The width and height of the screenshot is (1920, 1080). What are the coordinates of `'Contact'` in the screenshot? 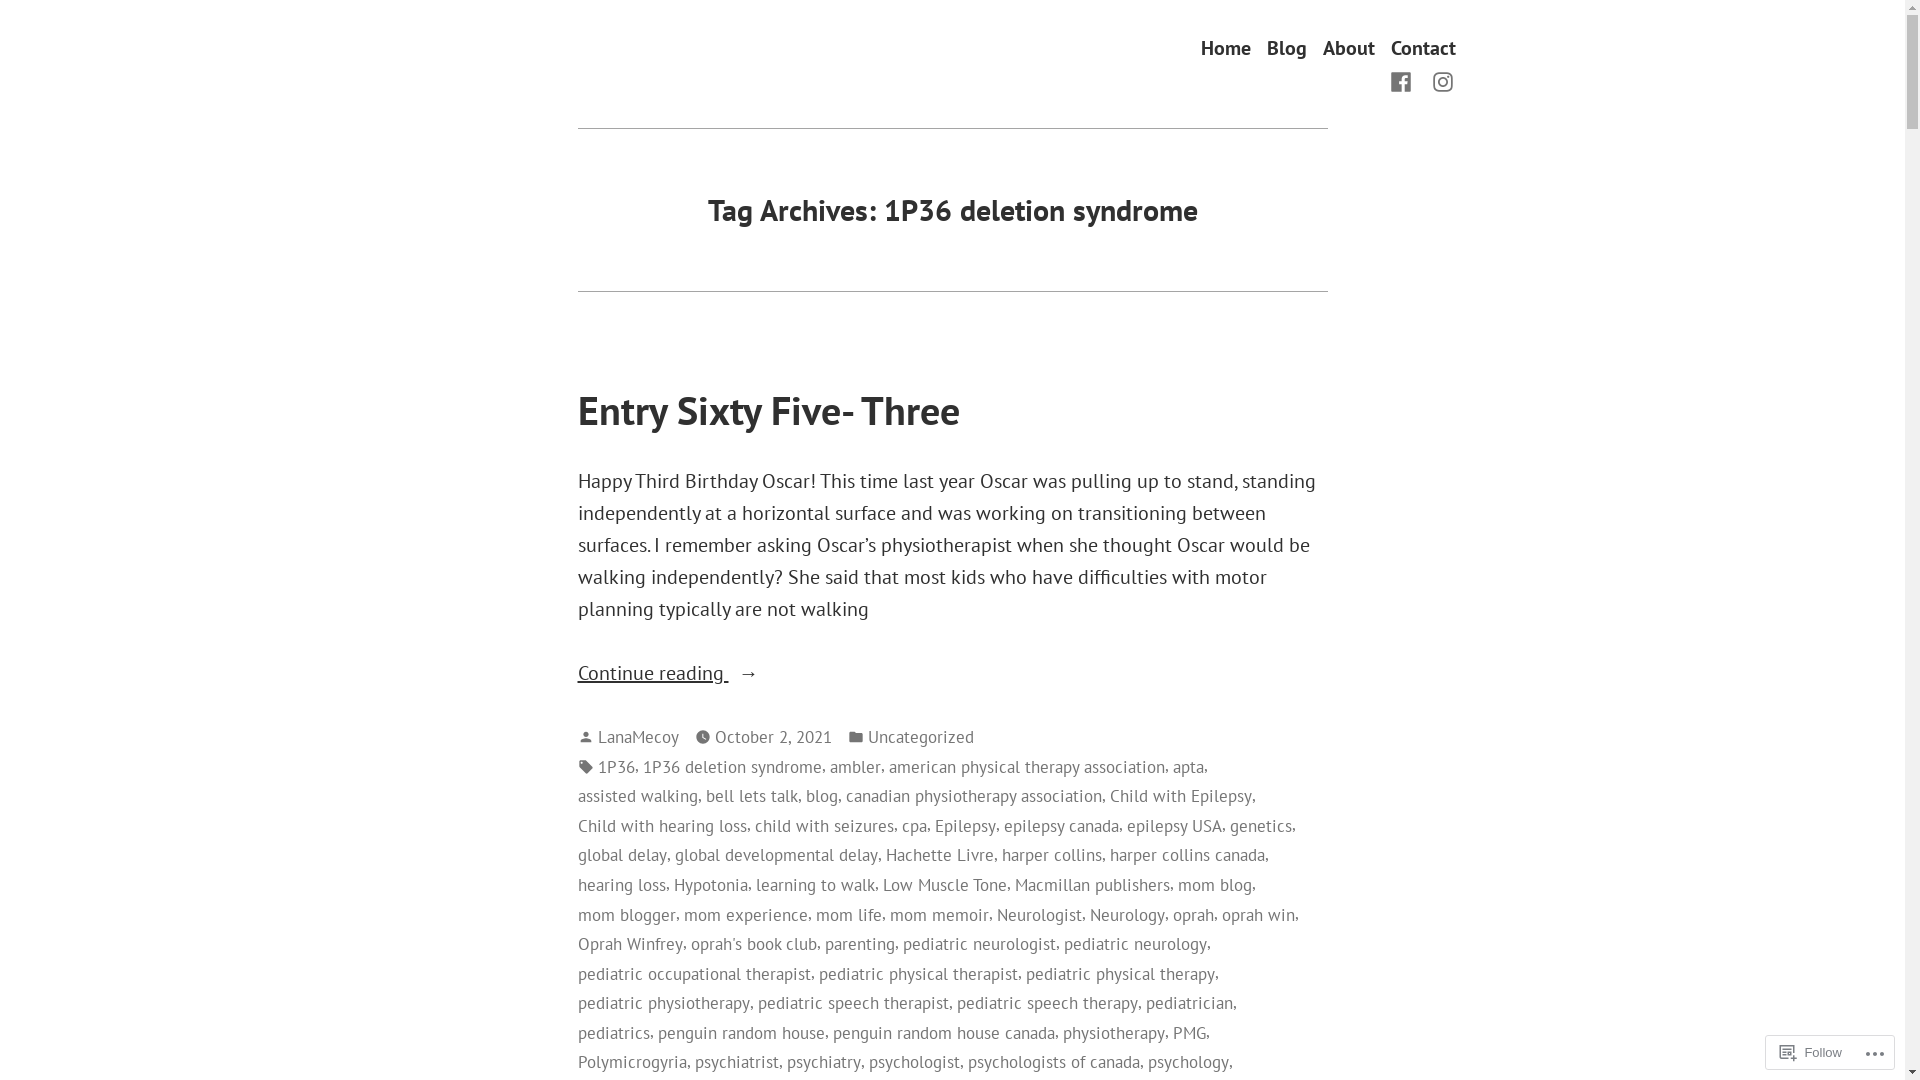 It's located at (1421, 46).